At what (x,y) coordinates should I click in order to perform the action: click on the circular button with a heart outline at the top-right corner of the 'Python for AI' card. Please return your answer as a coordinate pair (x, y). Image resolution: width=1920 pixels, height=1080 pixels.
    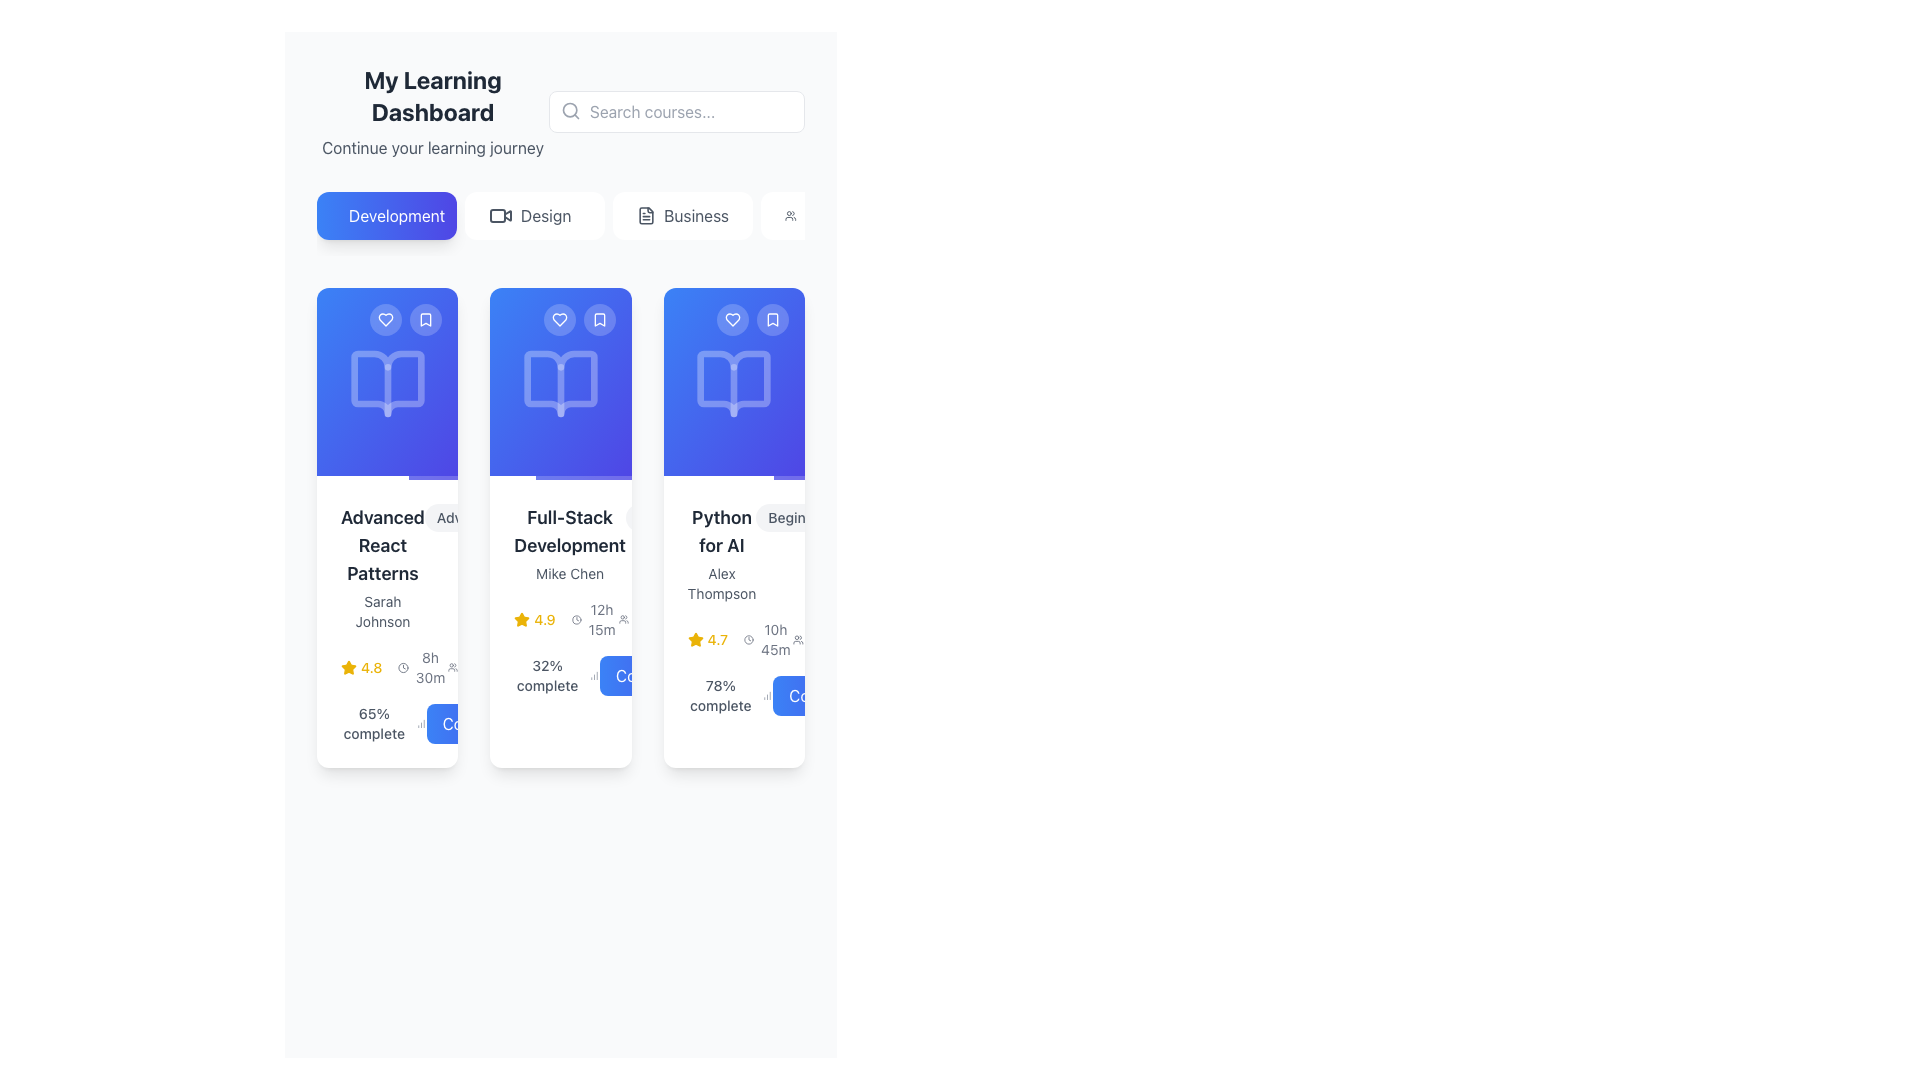
    Looking at the image, I should click on (732, 319).